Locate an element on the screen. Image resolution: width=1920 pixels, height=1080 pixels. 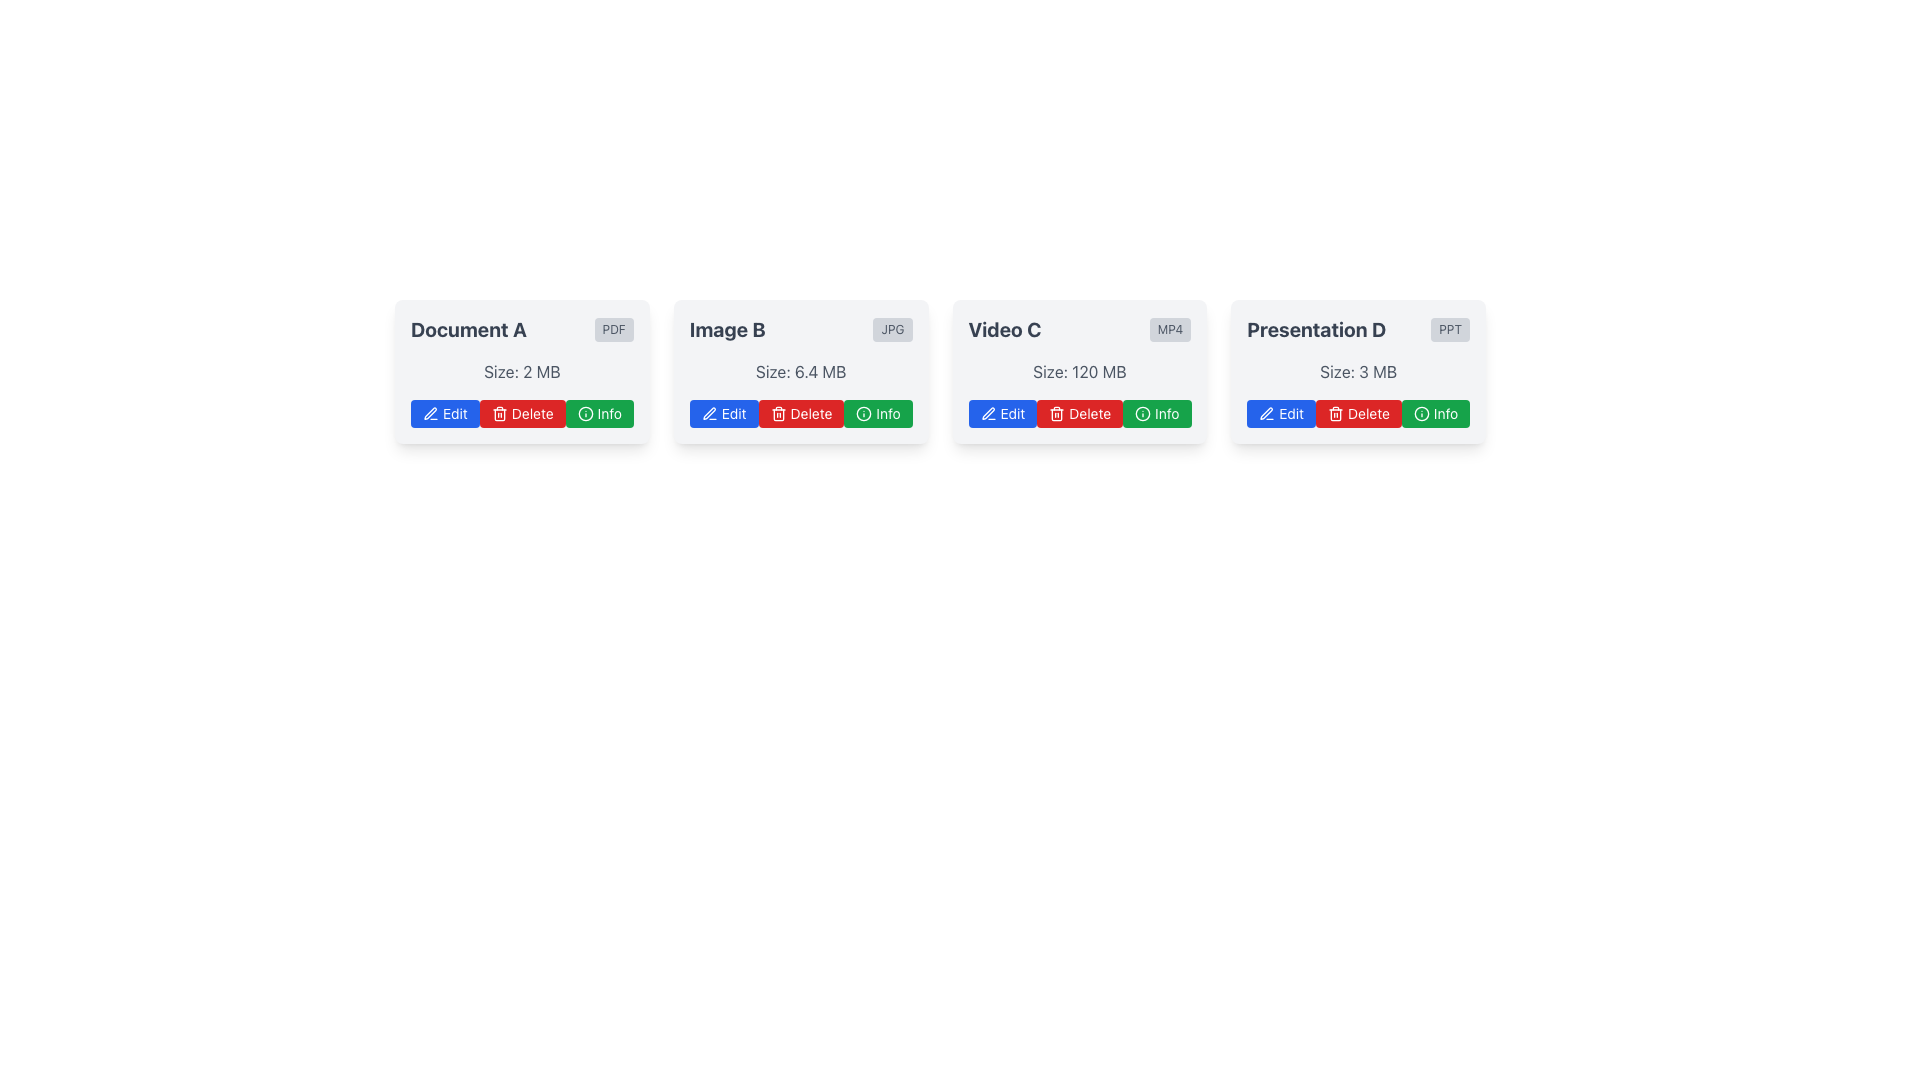
the small badge labeled 'PDF' located in the top-right corner of the card titled 'Document A' is located at coordinates (613, 329).